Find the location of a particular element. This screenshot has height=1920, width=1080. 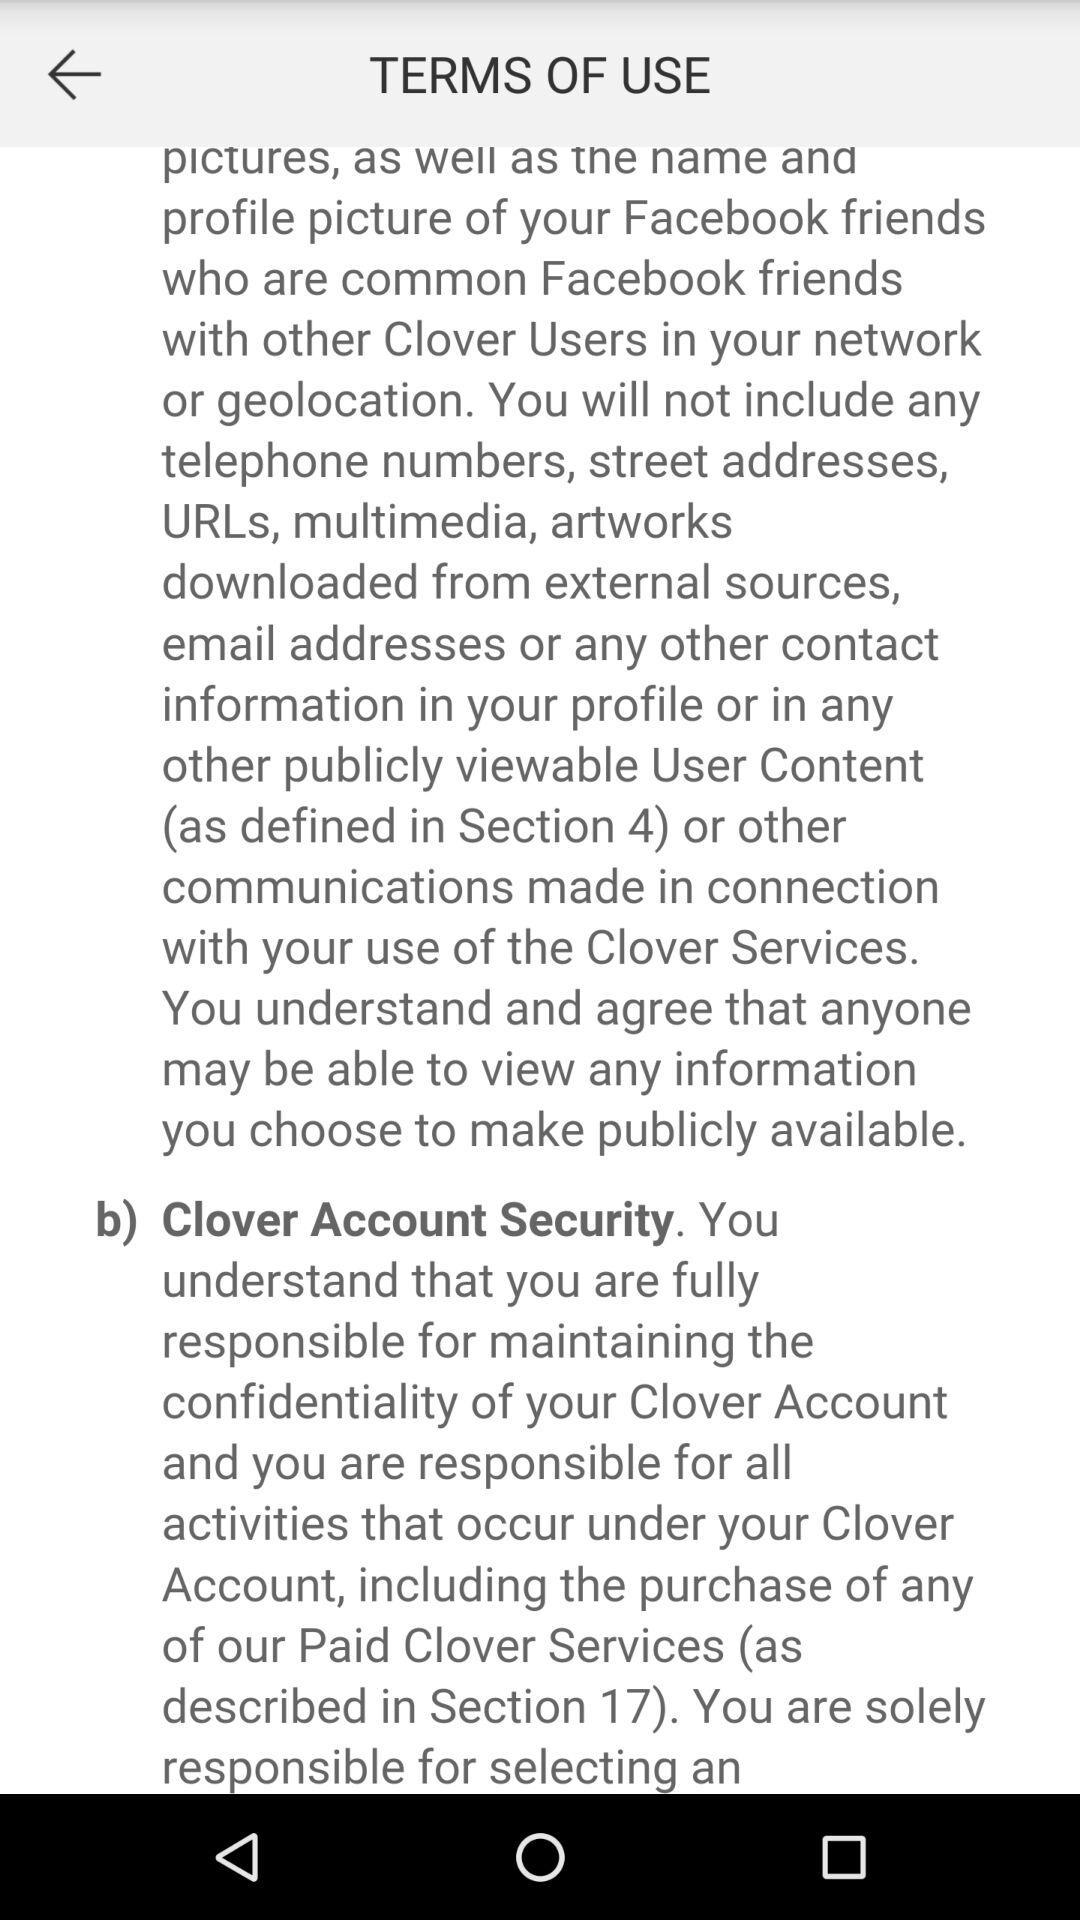

the arrow_backward icon is located at coordinates (72, 78).